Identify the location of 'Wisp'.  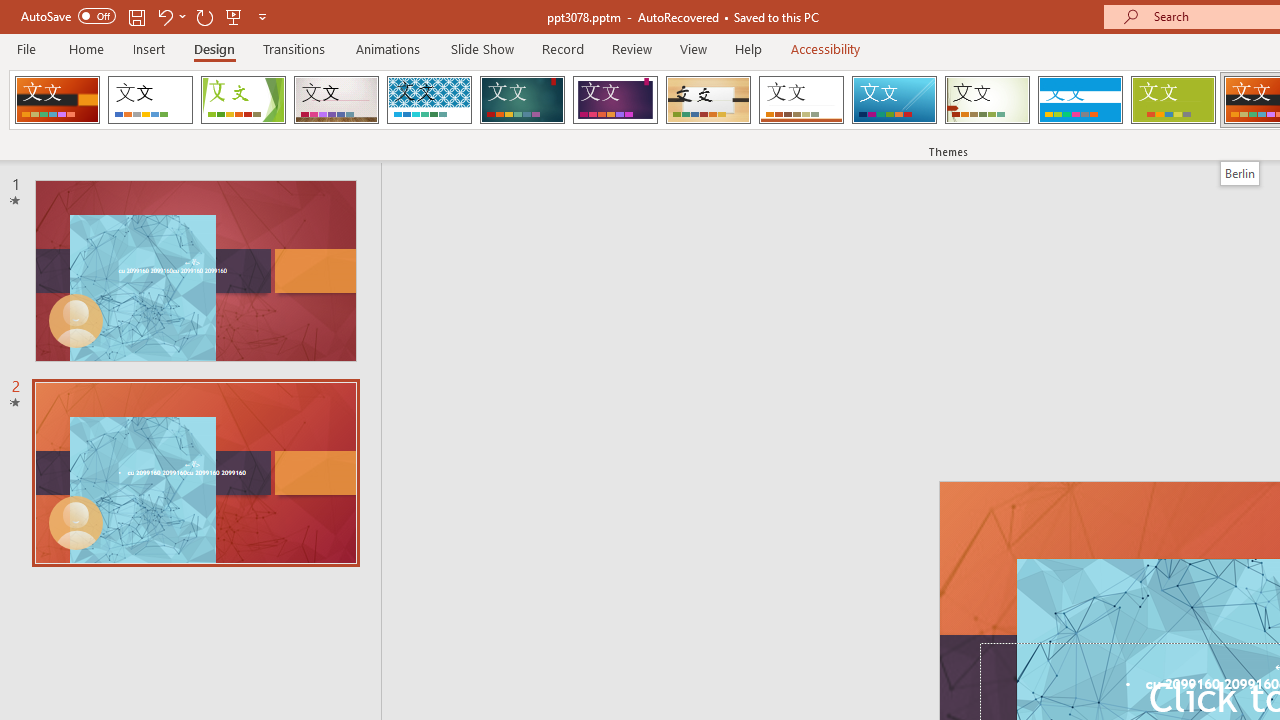
(987, 100).